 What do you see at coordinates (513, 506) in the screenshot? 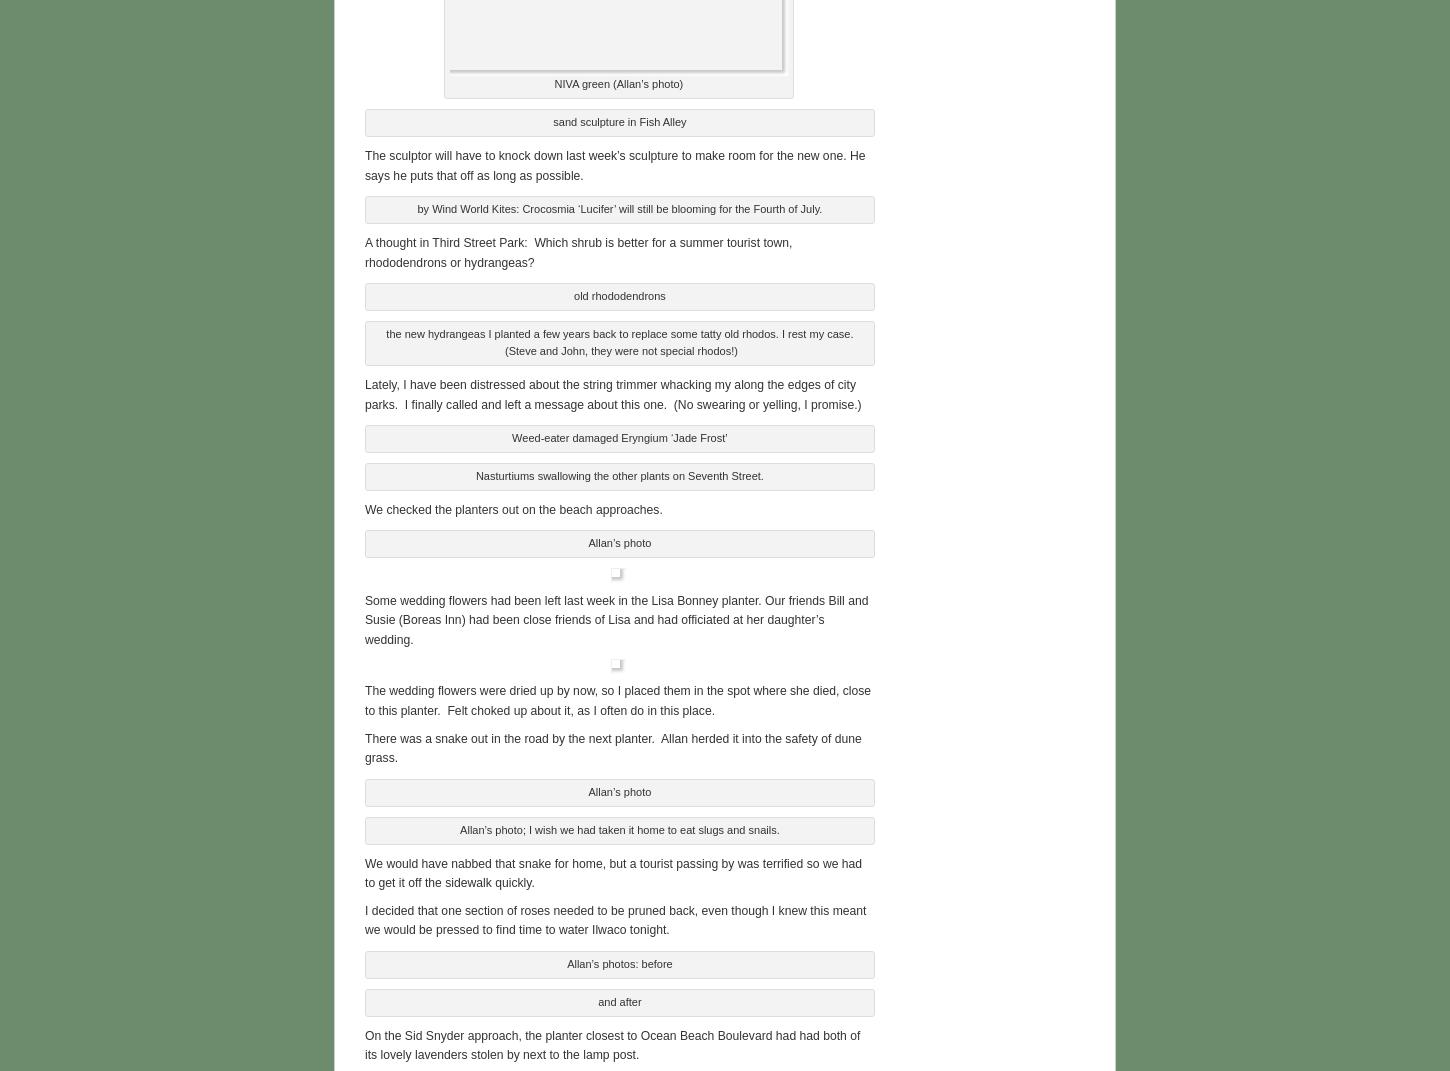
I see `'We checked the planters out on the beach approaches.'` at bounding box center [513, 506].